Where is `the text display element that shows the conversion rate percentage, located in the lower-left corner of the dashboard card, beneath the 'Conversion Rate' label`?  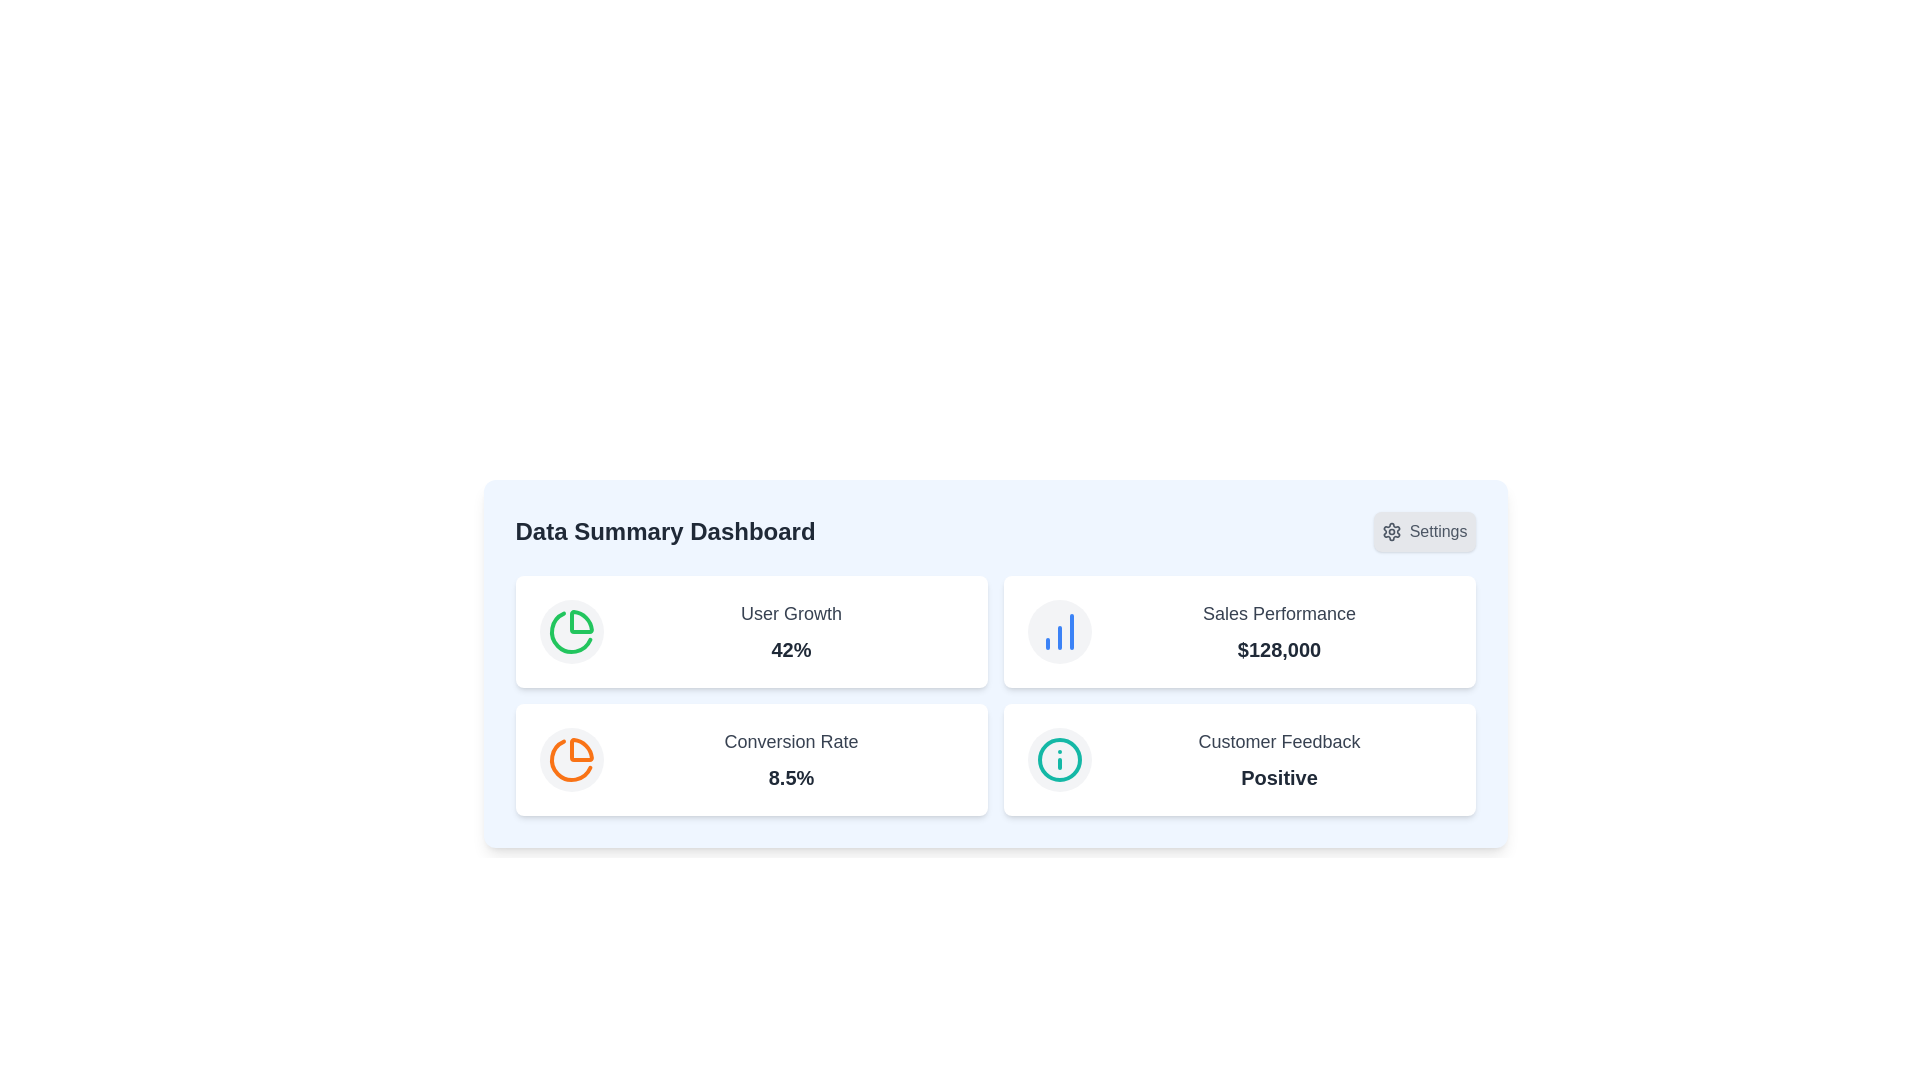
the text display element that shows the conversion rate percentage, located in the lower-left corner of the dashboard card, beneath the 'Conversion Rate' label is located at coordinates (790, 777).